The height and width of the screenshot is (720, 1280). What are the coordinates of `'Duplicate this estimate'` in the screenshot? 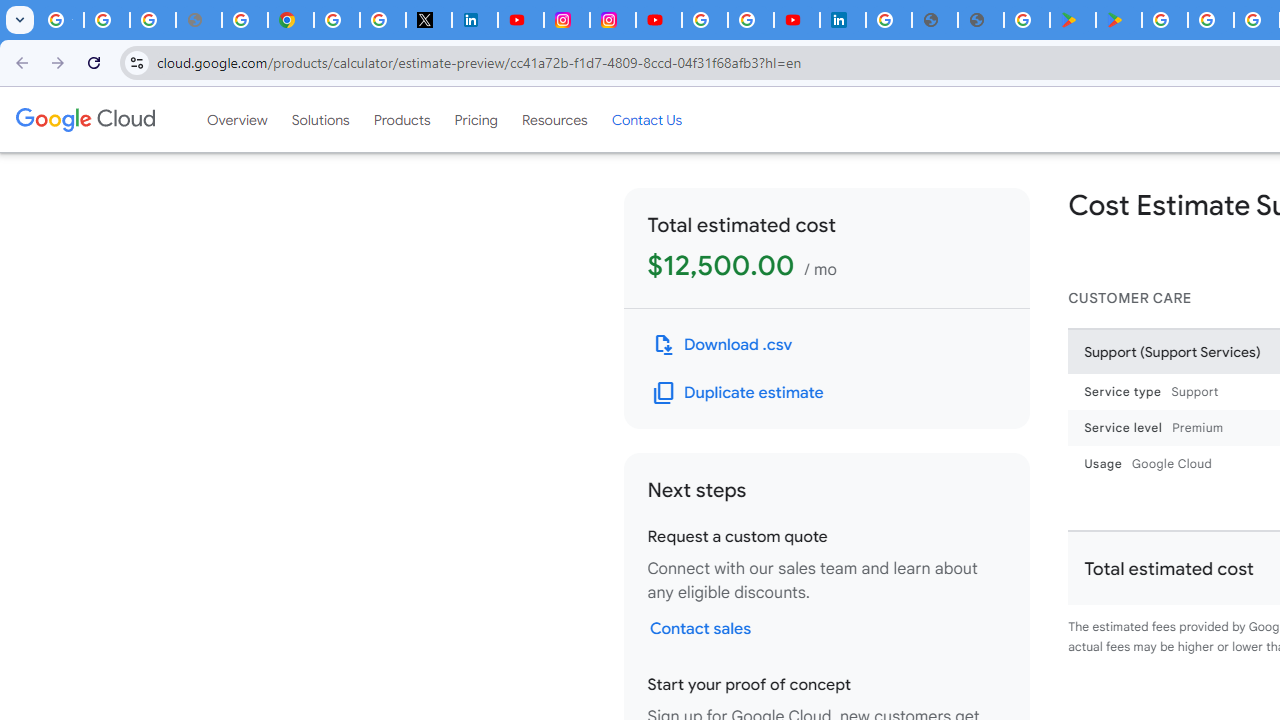 It's located at (738, 393).